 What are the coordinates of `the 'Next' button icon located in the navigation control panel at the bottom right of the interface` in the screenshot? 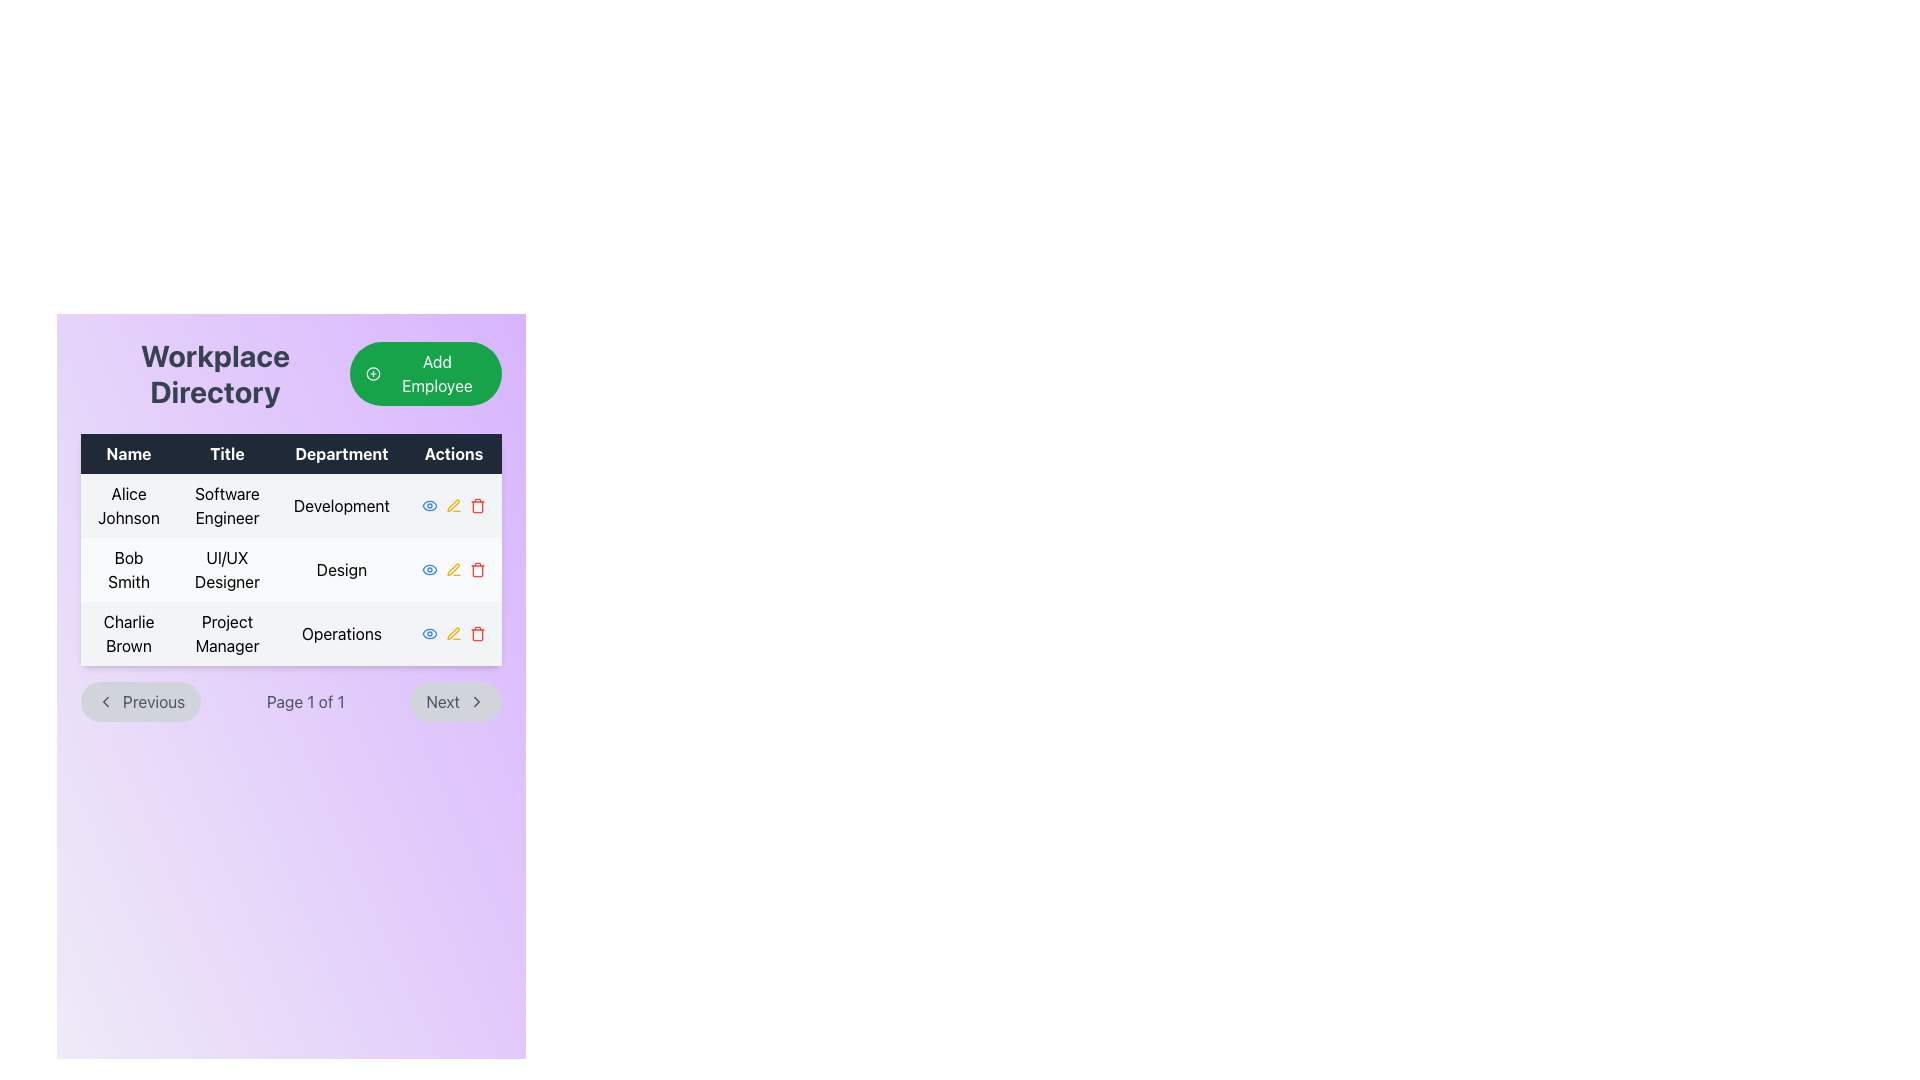 It's located at (475, 701).